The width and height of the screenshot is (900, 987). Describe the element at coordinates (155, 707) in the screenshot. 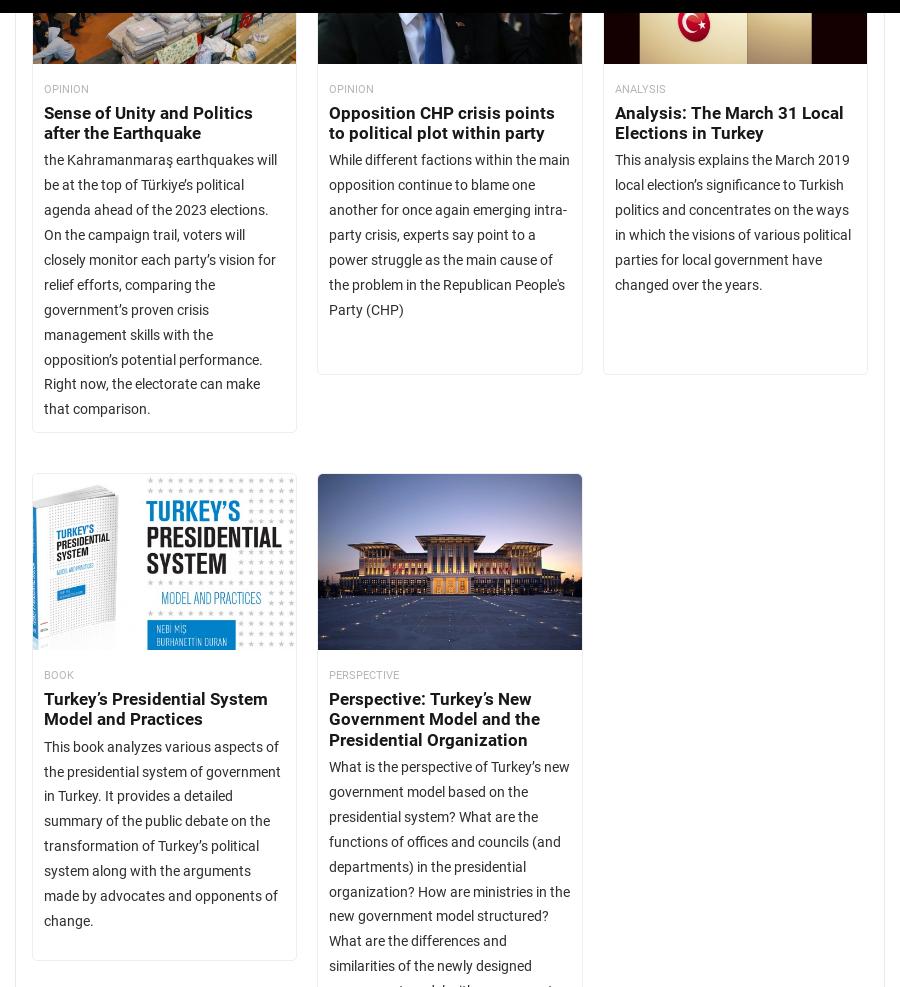

I see `'Turkey’s Presidential System Model and Practices'` at that location.